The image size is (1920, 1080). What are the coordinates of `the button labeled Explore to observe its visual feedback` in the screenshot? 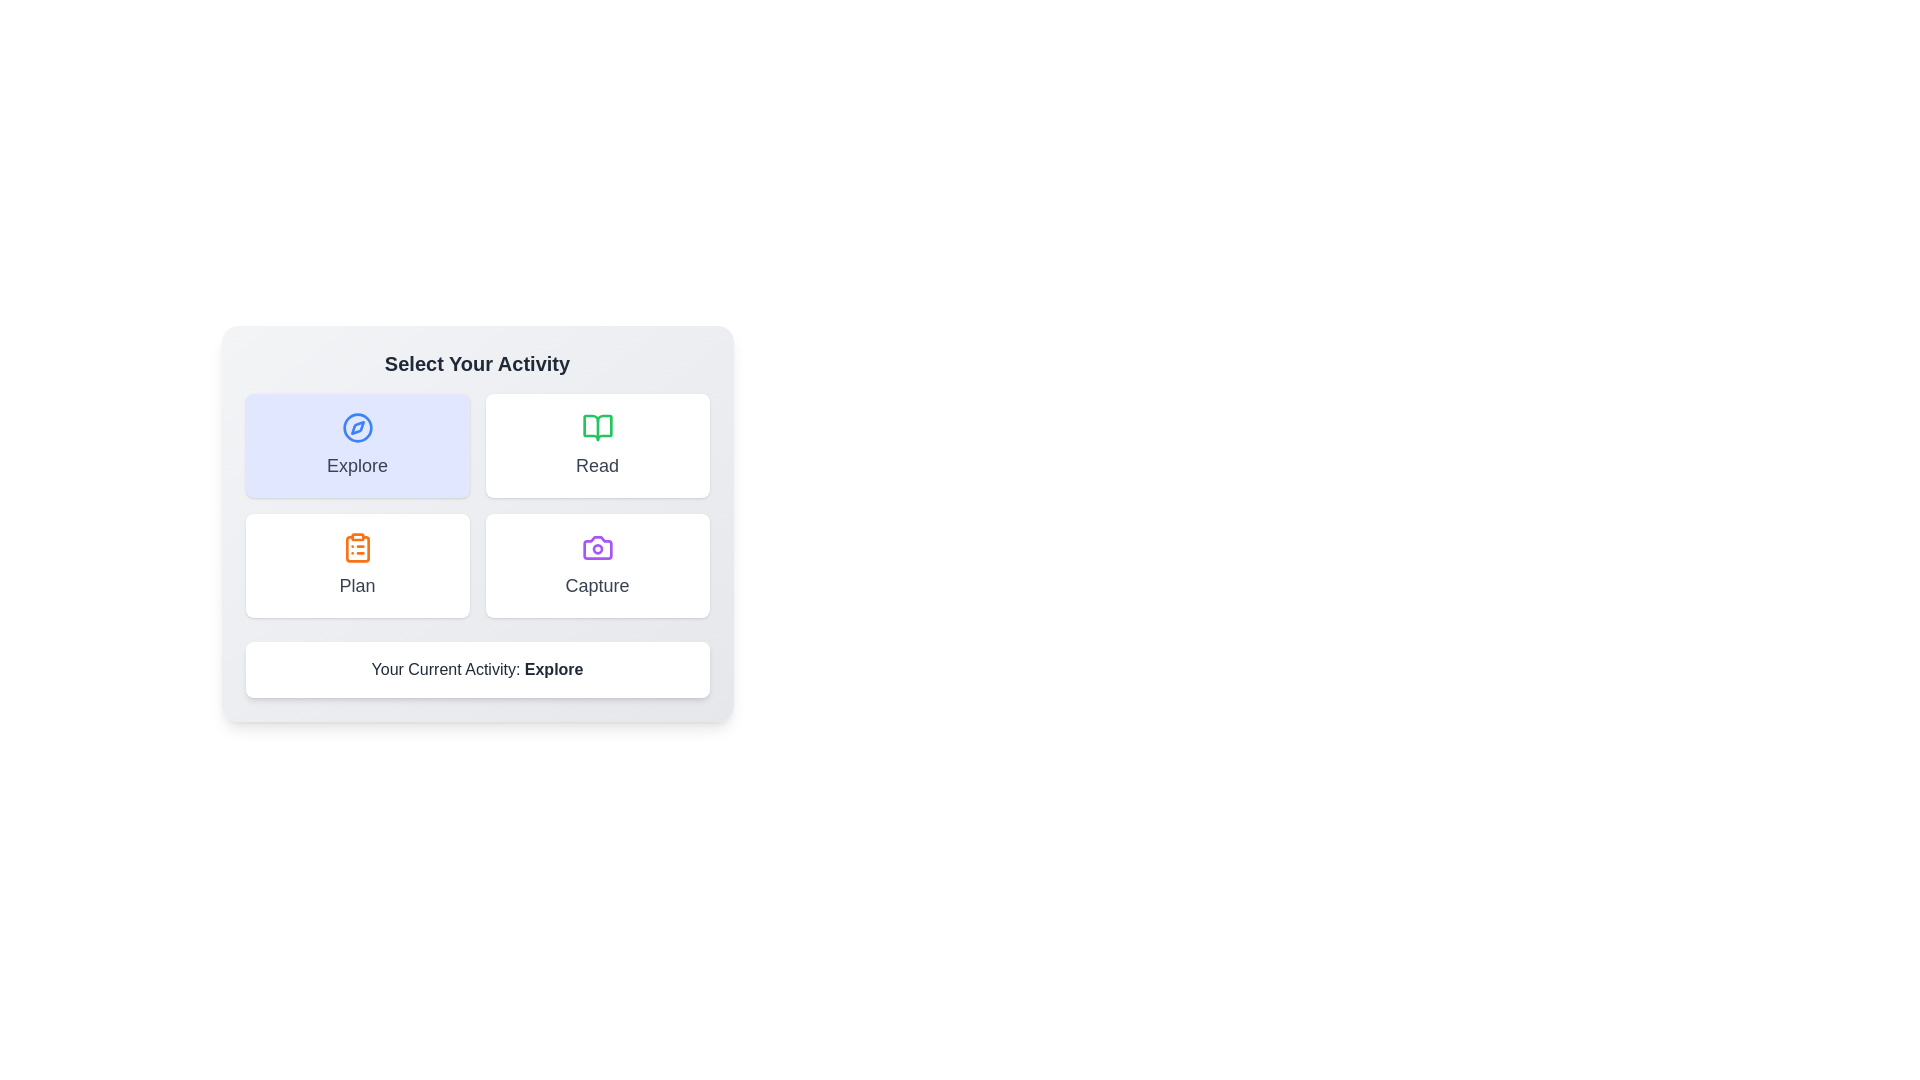 It's located at (357, 445).